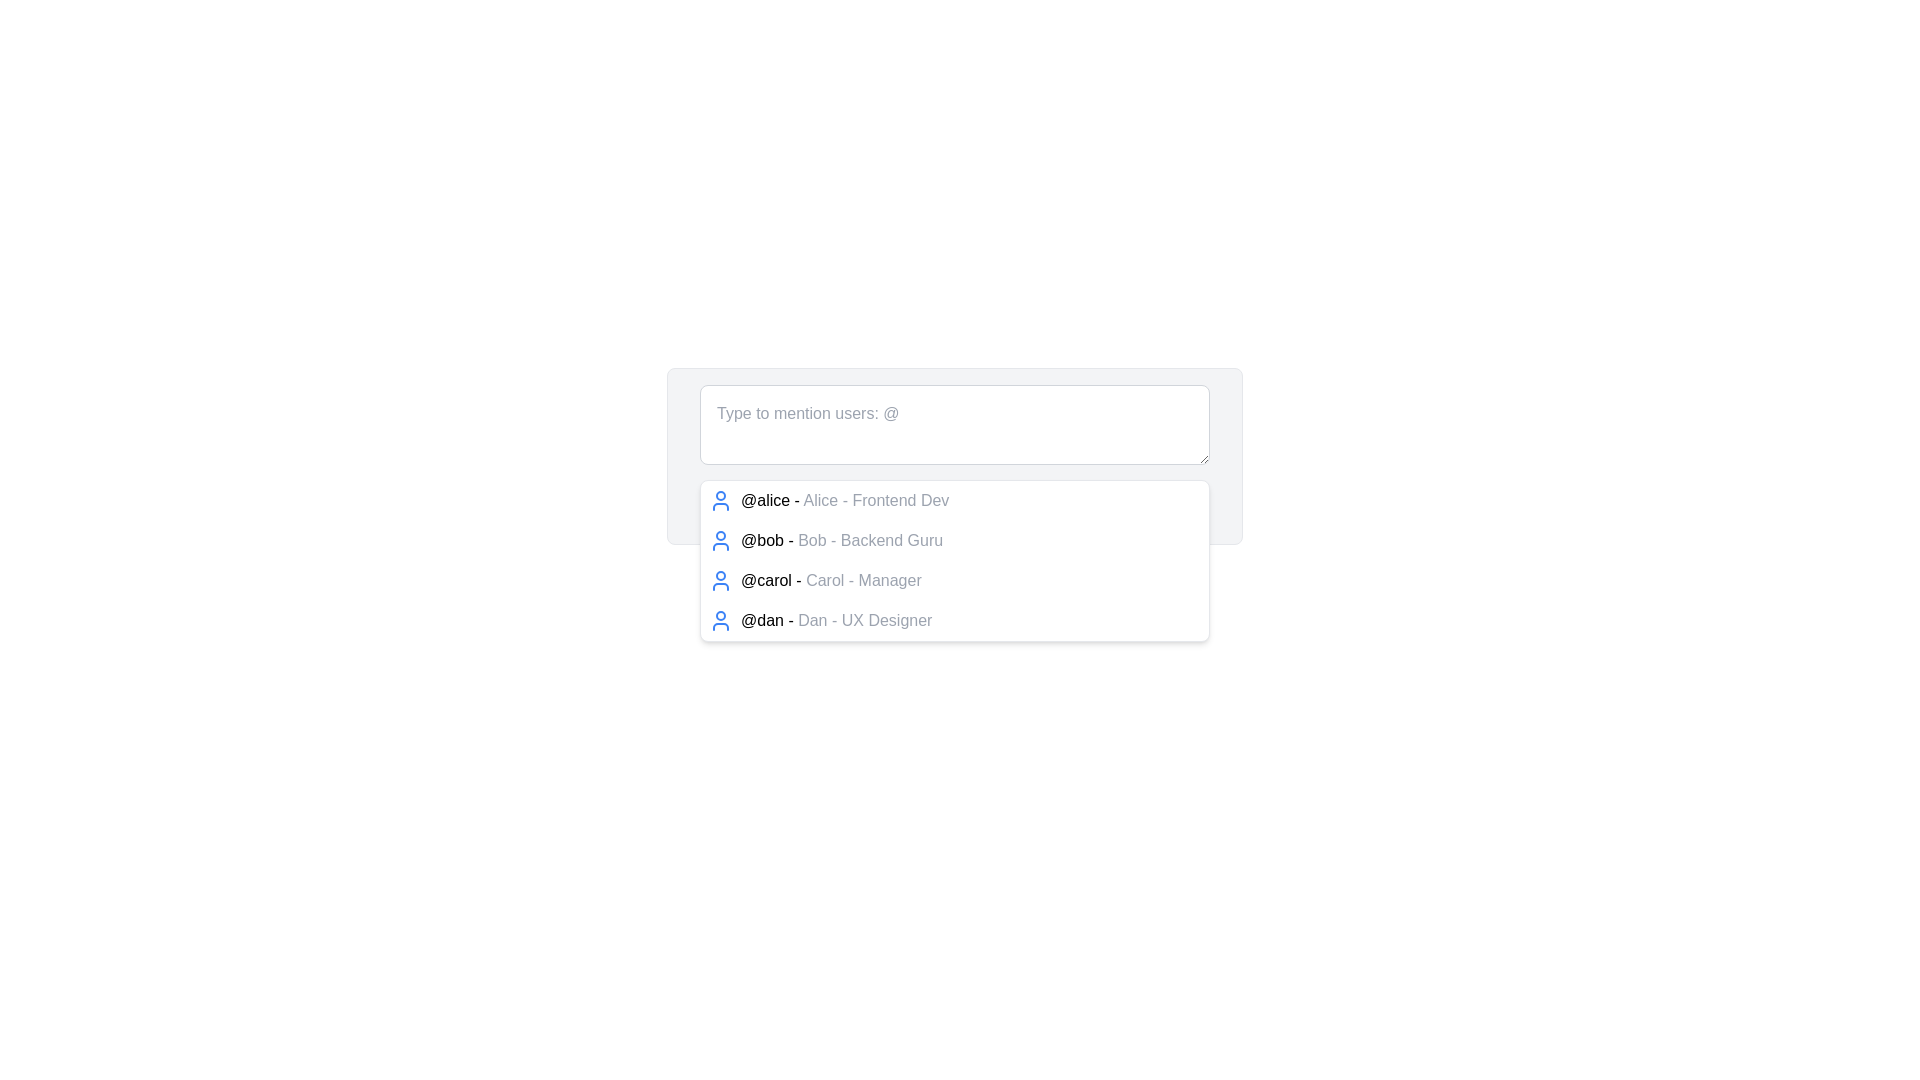  What do you see at coordinates (720, 620) in the screenshot?
I see `the user icon represented by a blue circular silhouette in the dropdown list labeled '@dan - Dan - UX Designer'` at bounding box center [720, 620].